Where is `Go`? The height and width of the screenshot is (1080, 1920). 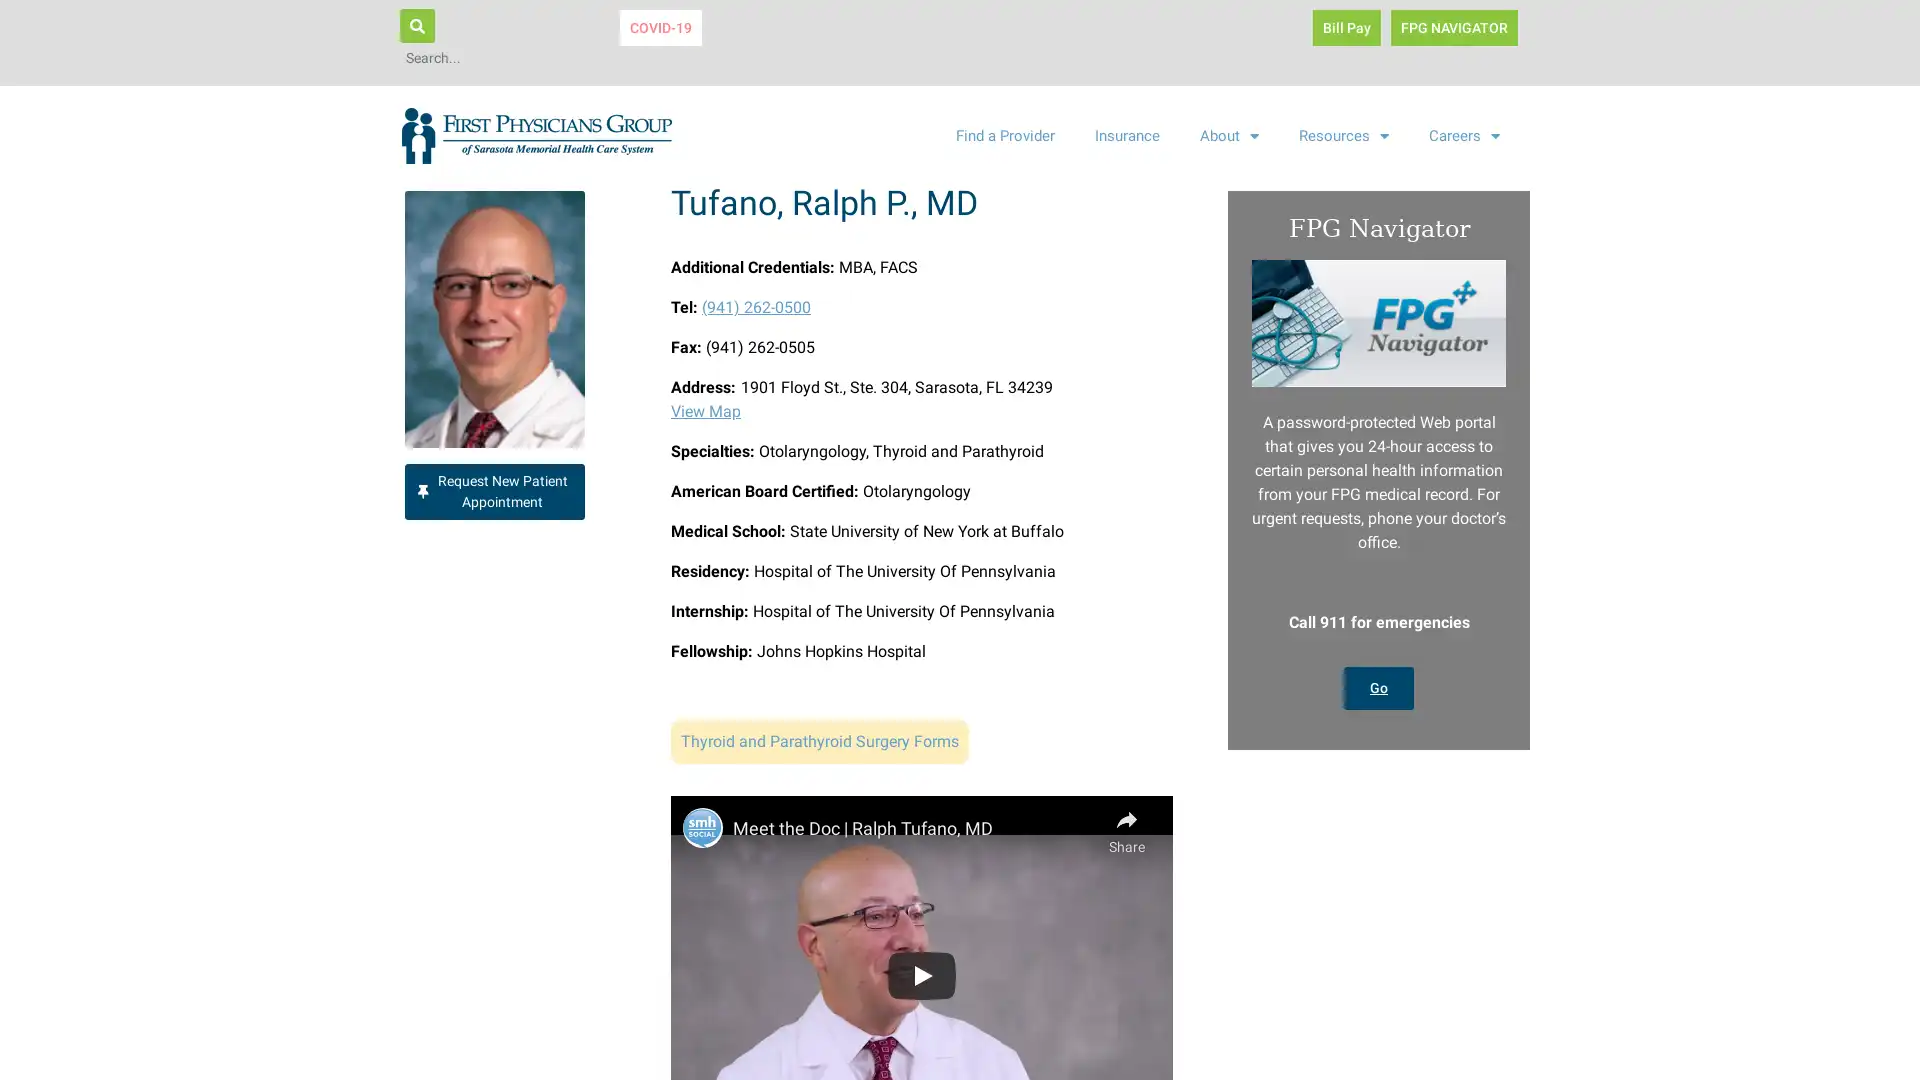 Go is located at coordinates (1377, 686).